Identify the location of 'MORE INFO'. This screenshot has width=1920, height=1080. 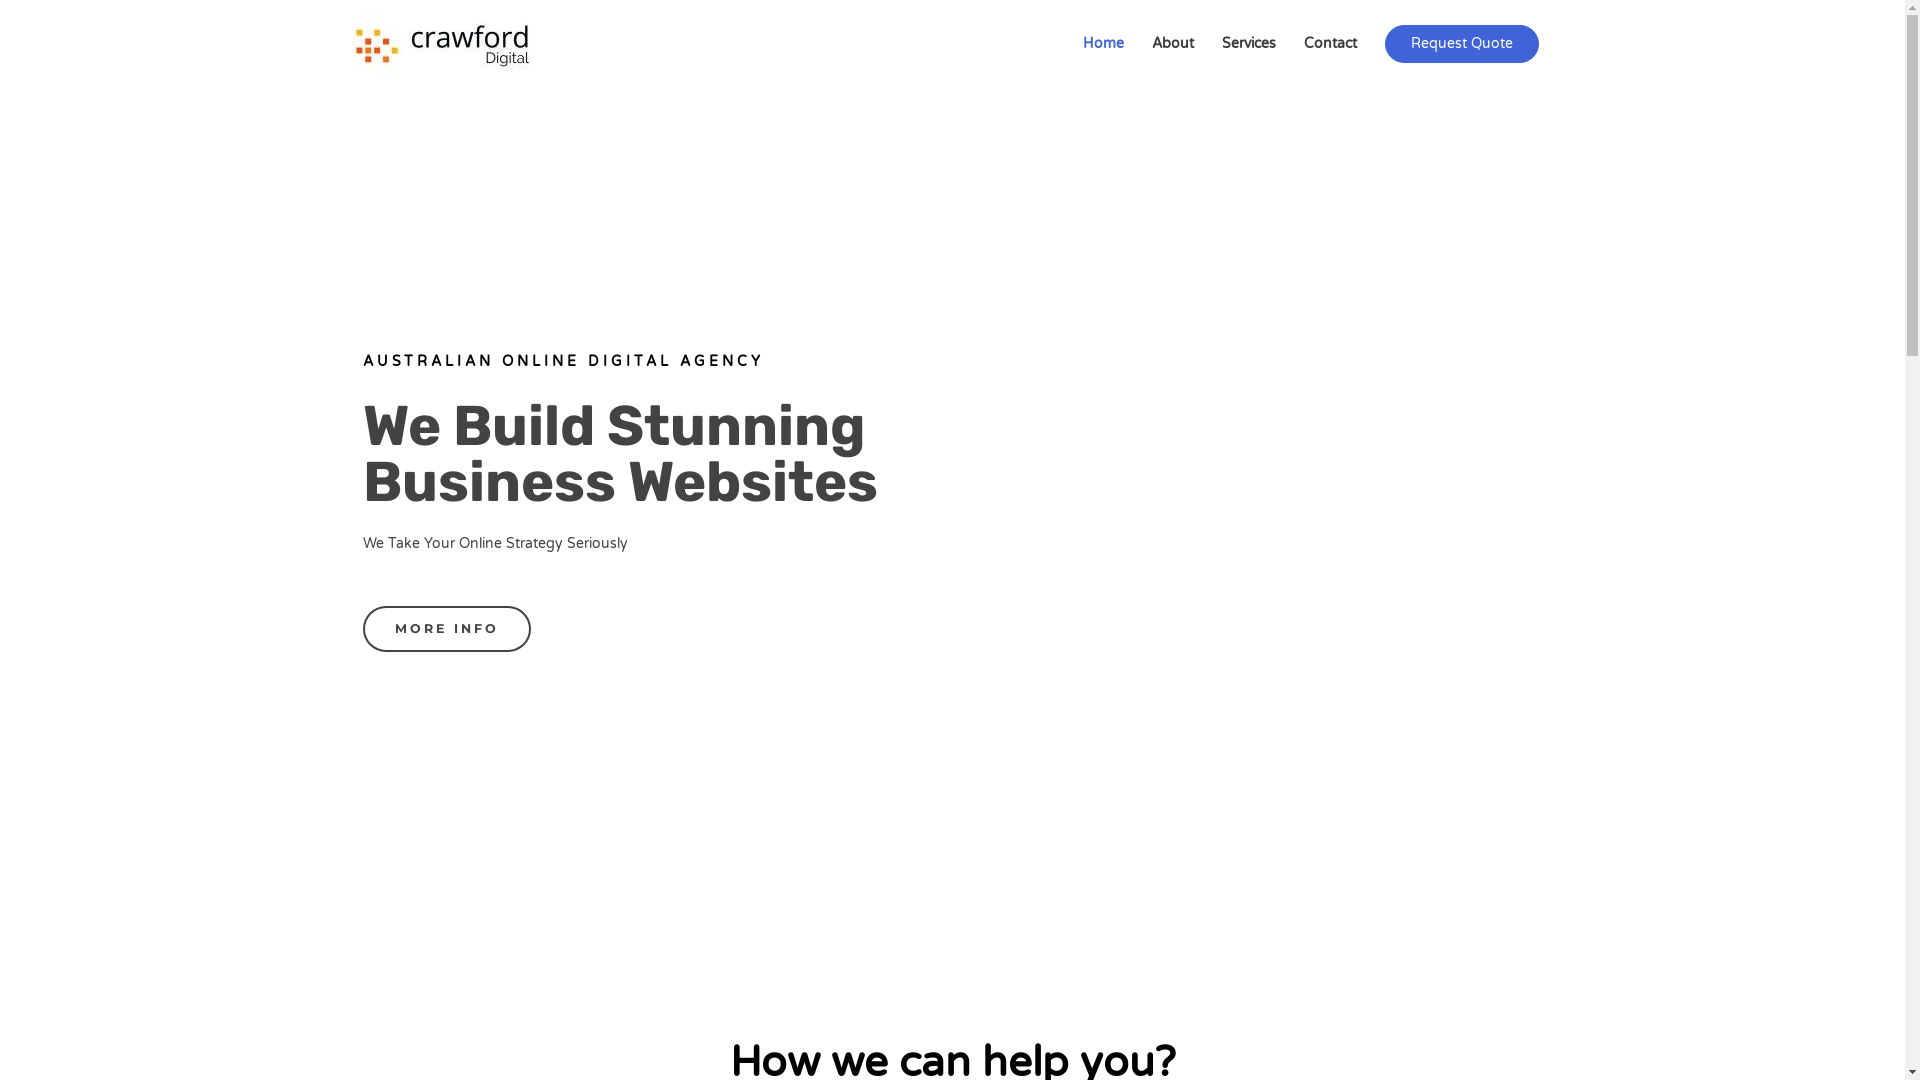
(445, 628).